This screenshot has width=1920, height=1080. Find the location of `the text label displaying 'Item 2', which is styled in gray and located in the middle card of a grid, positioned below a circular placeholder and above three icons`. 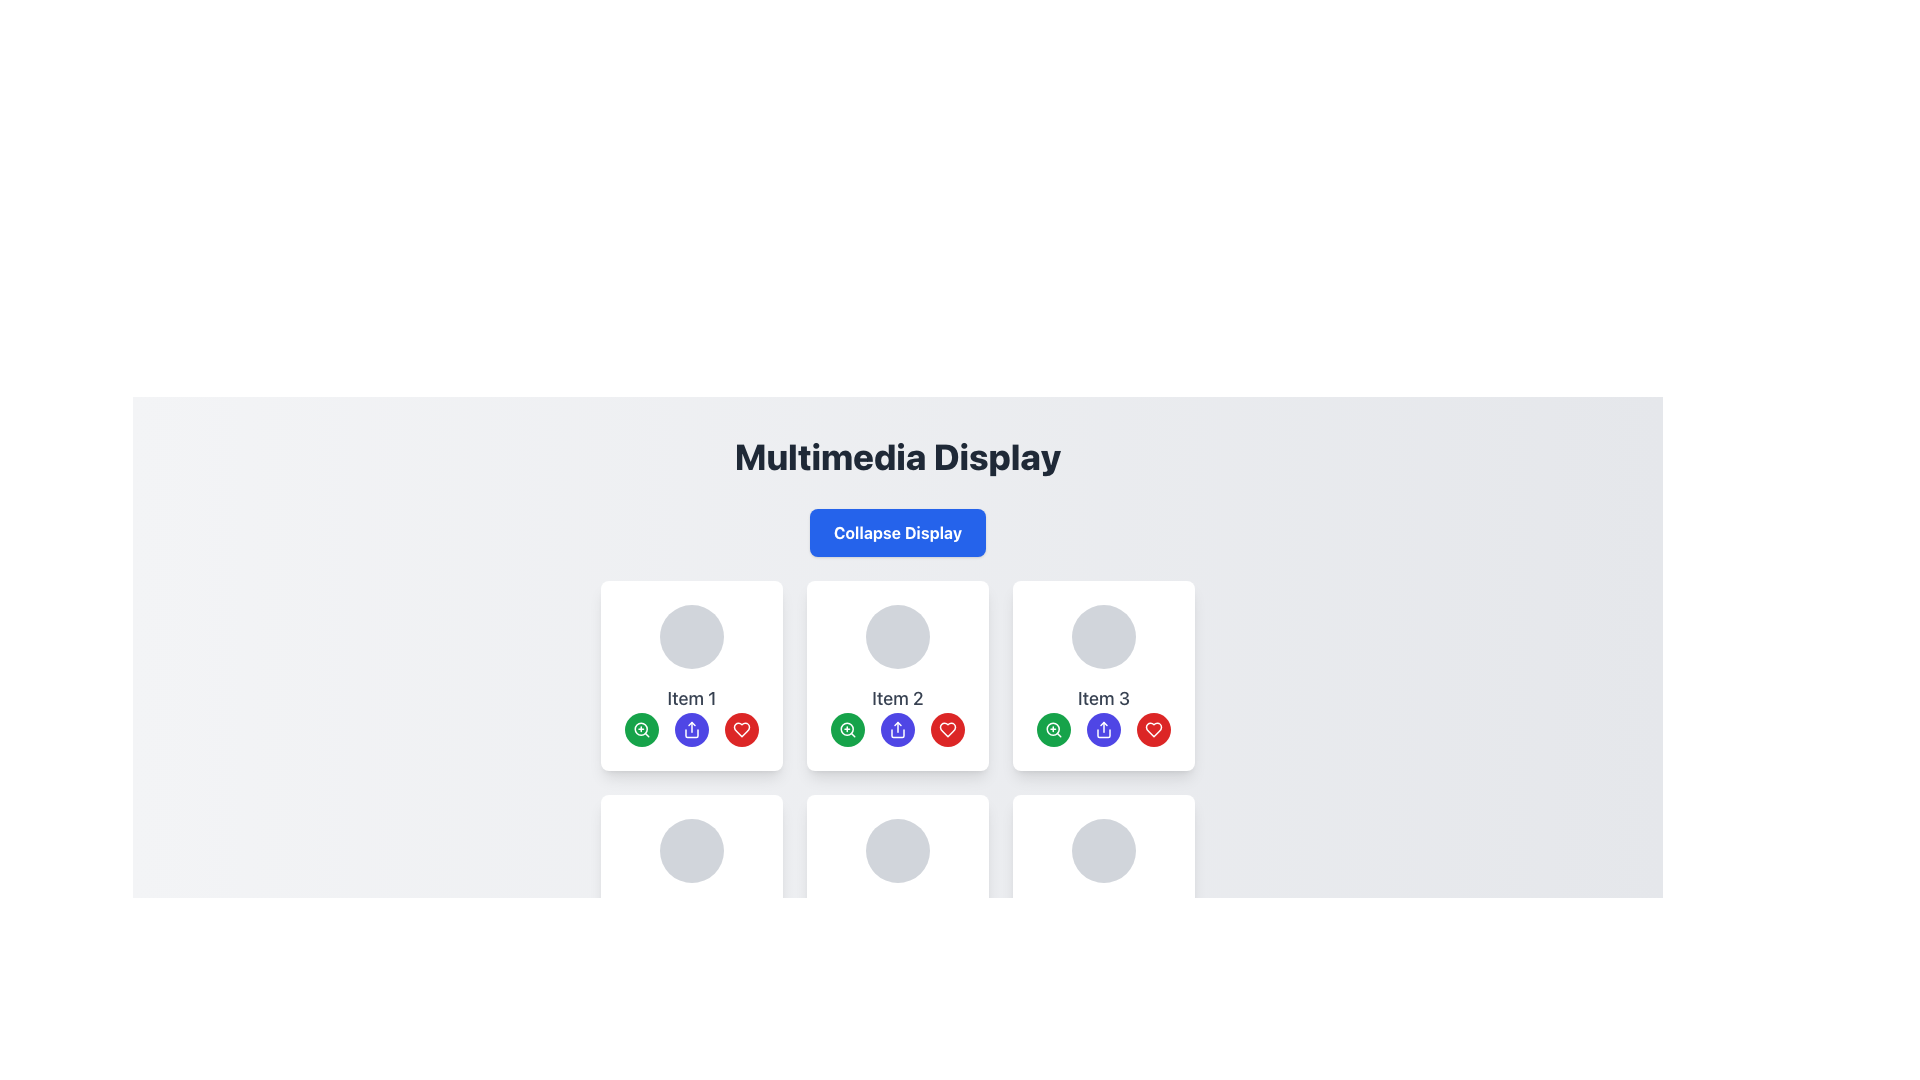

the text label displaying 'Item 2', which is styled in gray and located in the middle card of a grid, positioned below a circular placeholder and above three icons is located at coordinates (896, 697).